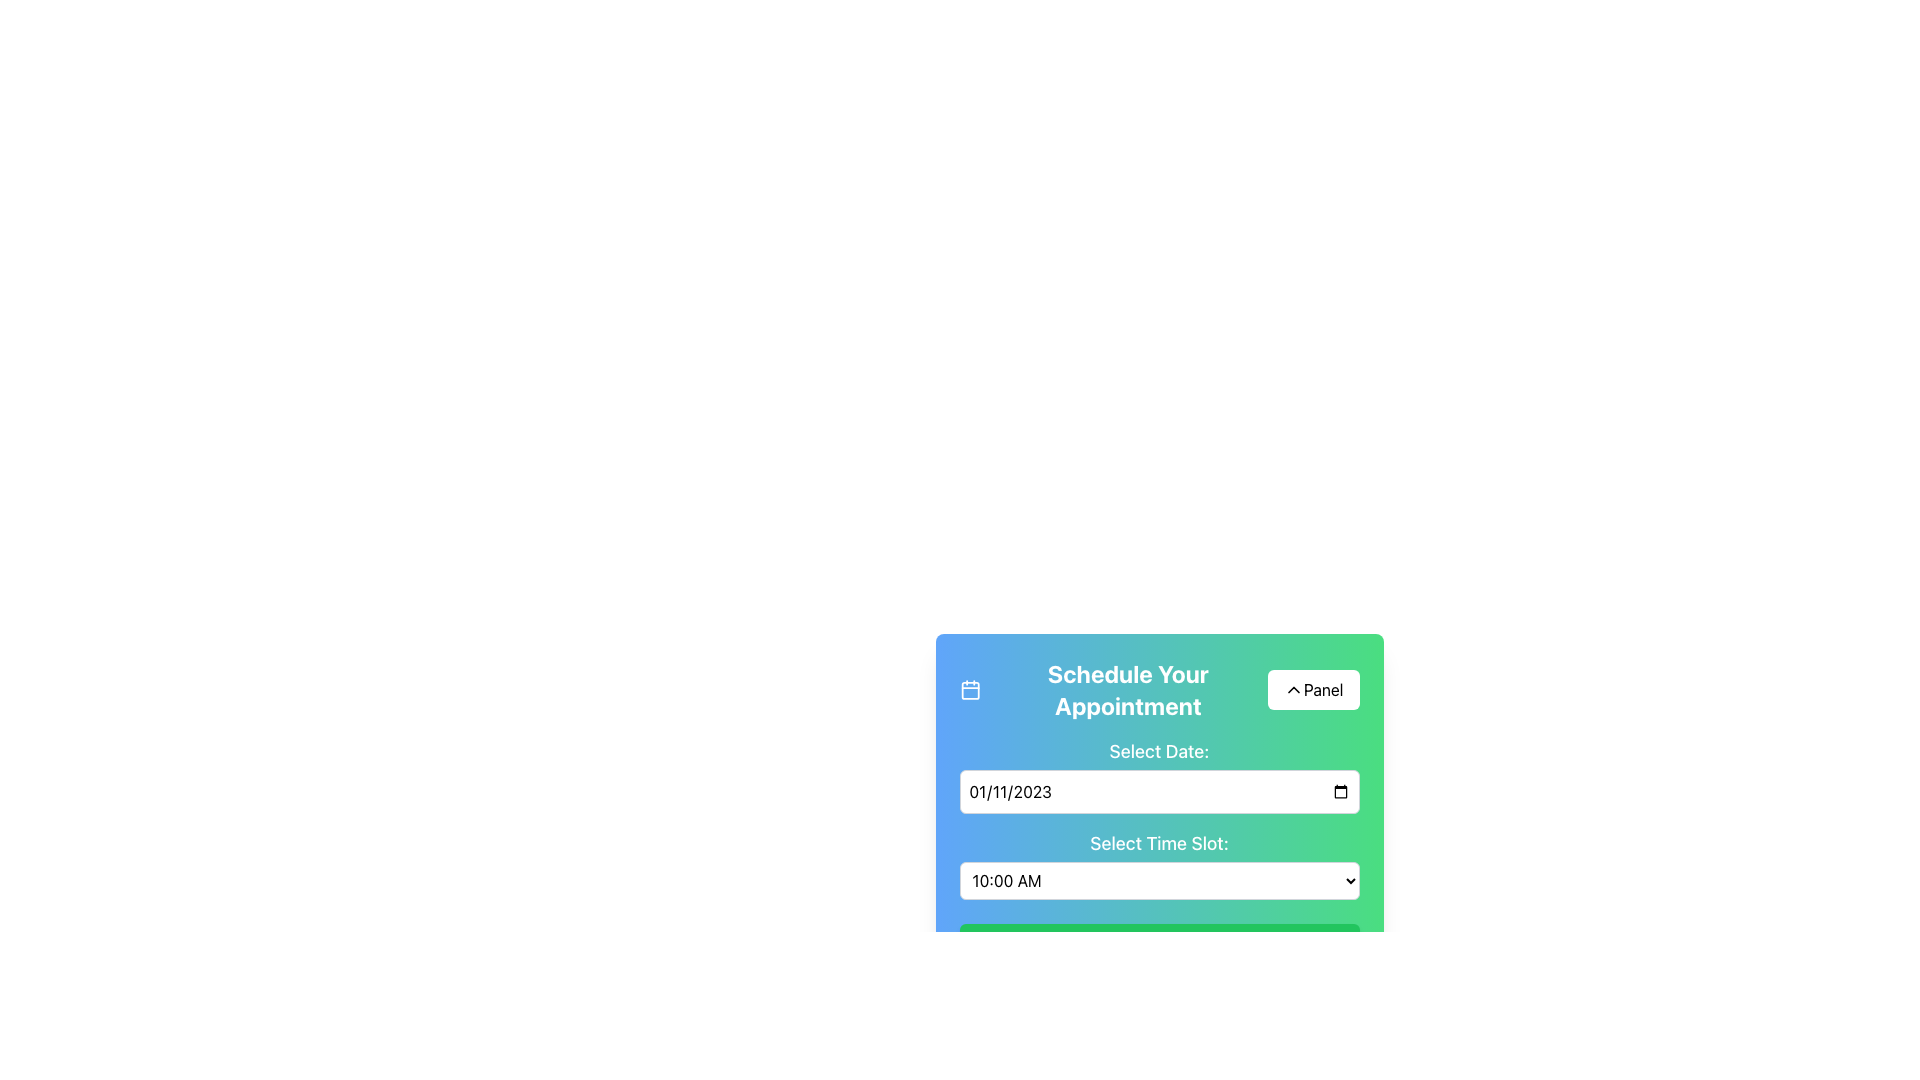 The width and height of the screenshot is (1920, 1080). What do you see at coordinates (970, 689) in the screenshot?
I see `the small calendar icon located to the left of the text 'Schedule Your Appointment', which features a rectangular shape with rounded corners and two vertical lines at the top` at bounding box center [970, 689].